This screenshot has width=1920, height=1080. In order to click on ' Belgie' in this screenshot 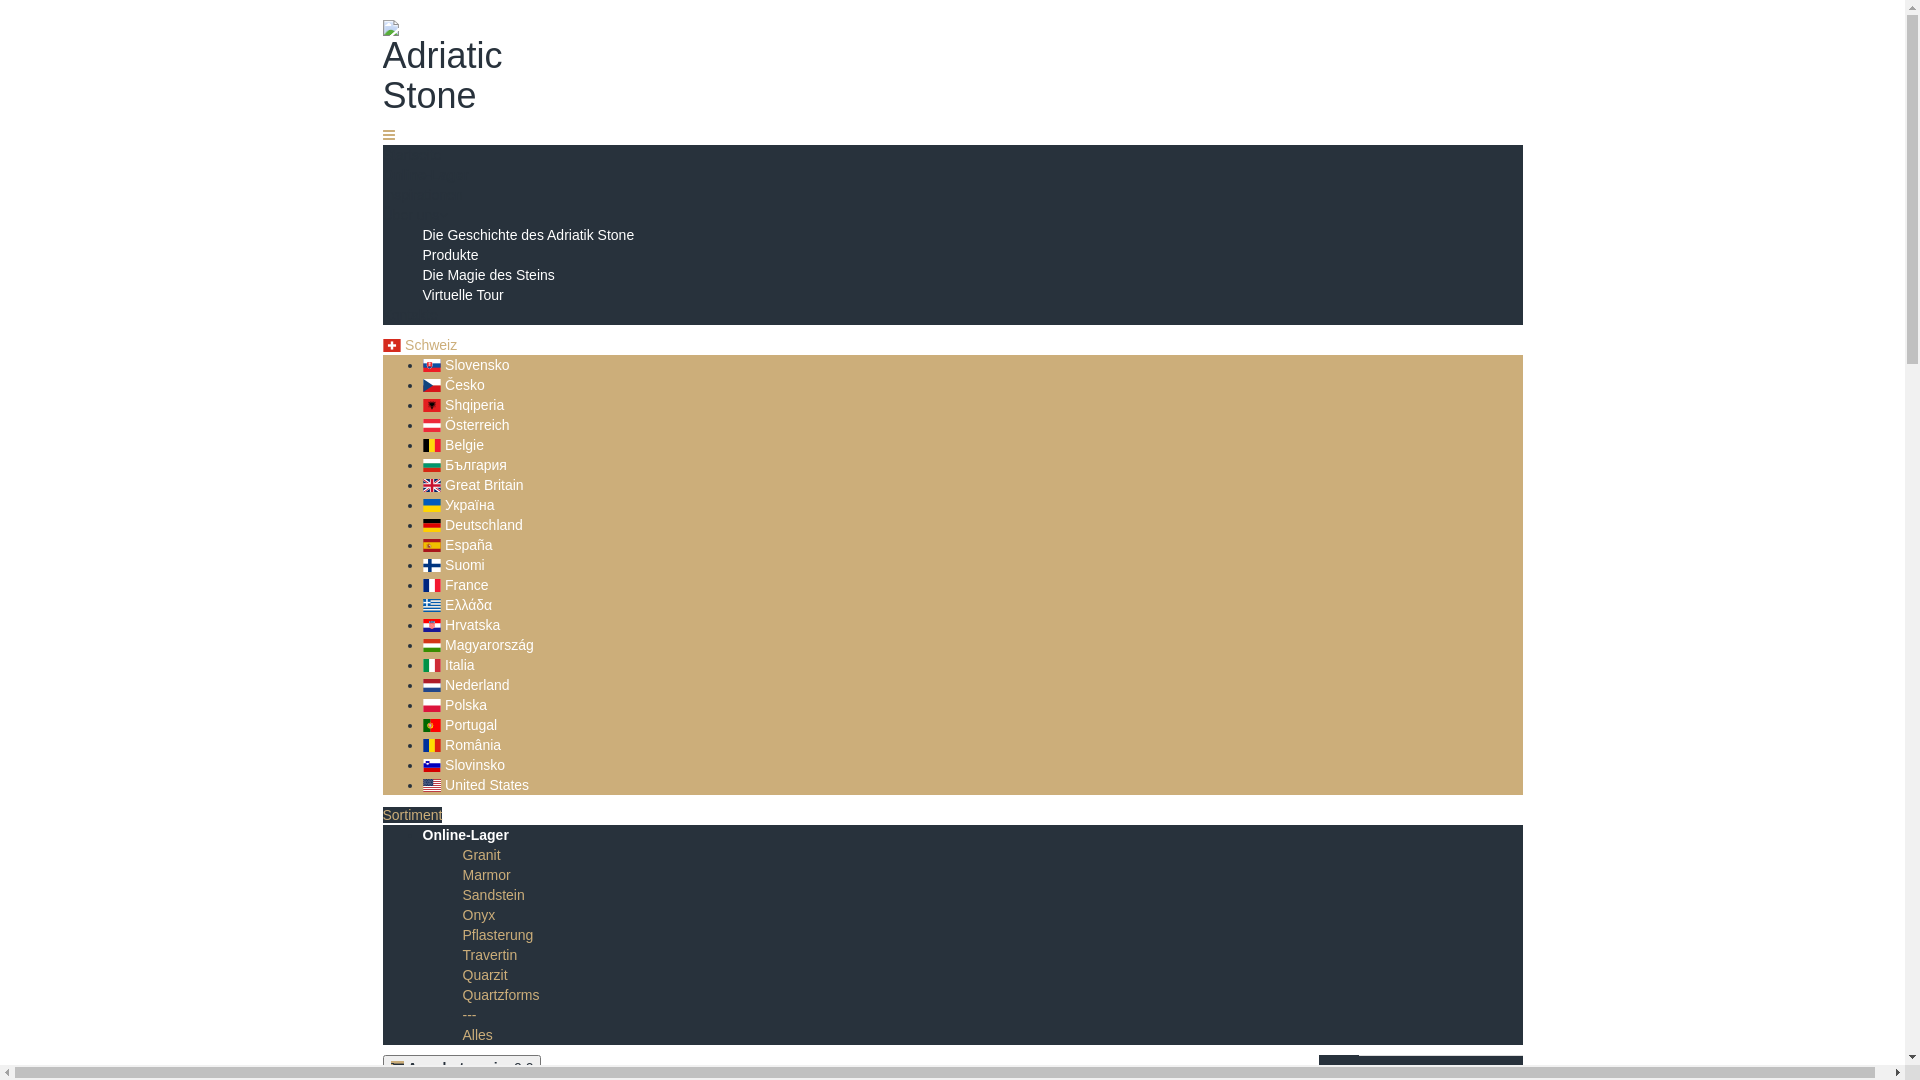, I will do `click(451, 443)`.